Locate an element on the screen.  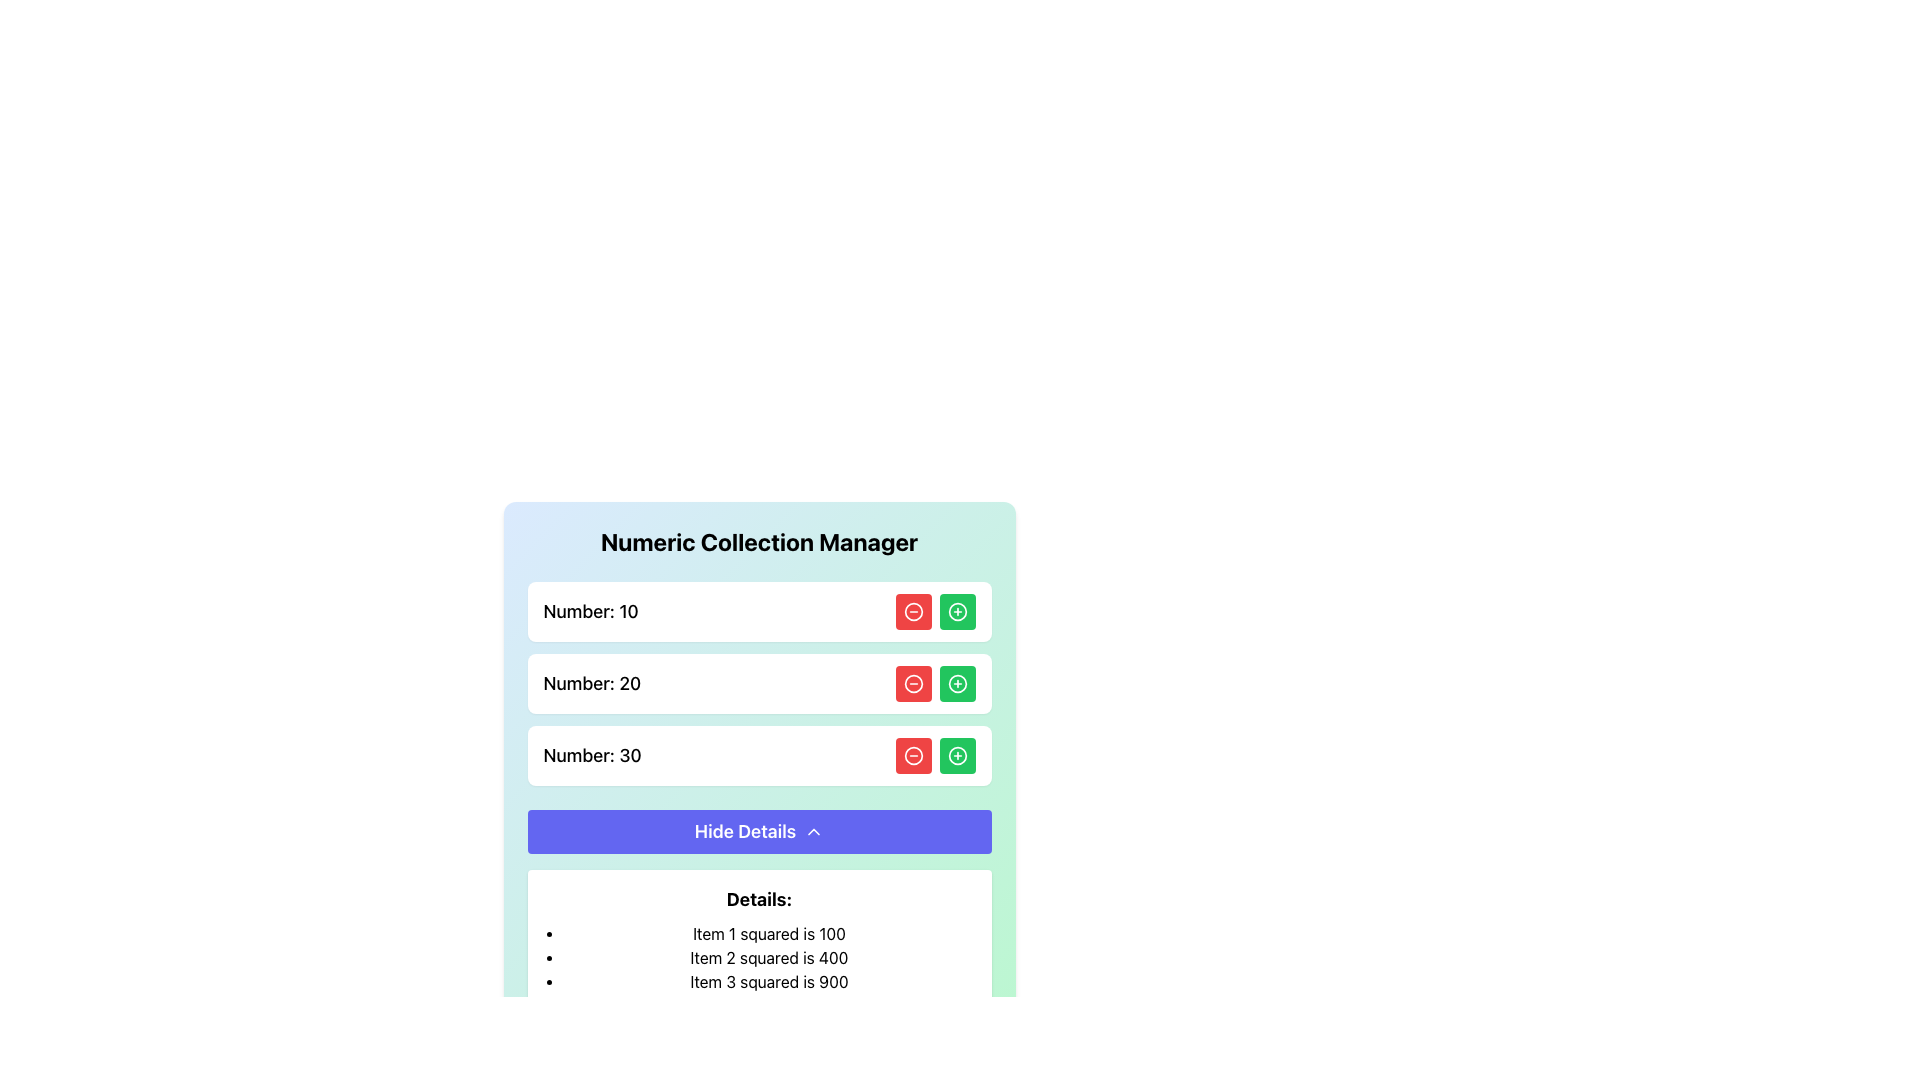
the SVG Circle that forms the boundary shape of the 'plus' icon, located in the third row of the numeric collection manager interface, adjacent to the number 30 entry is located at coordinates (956, 756).